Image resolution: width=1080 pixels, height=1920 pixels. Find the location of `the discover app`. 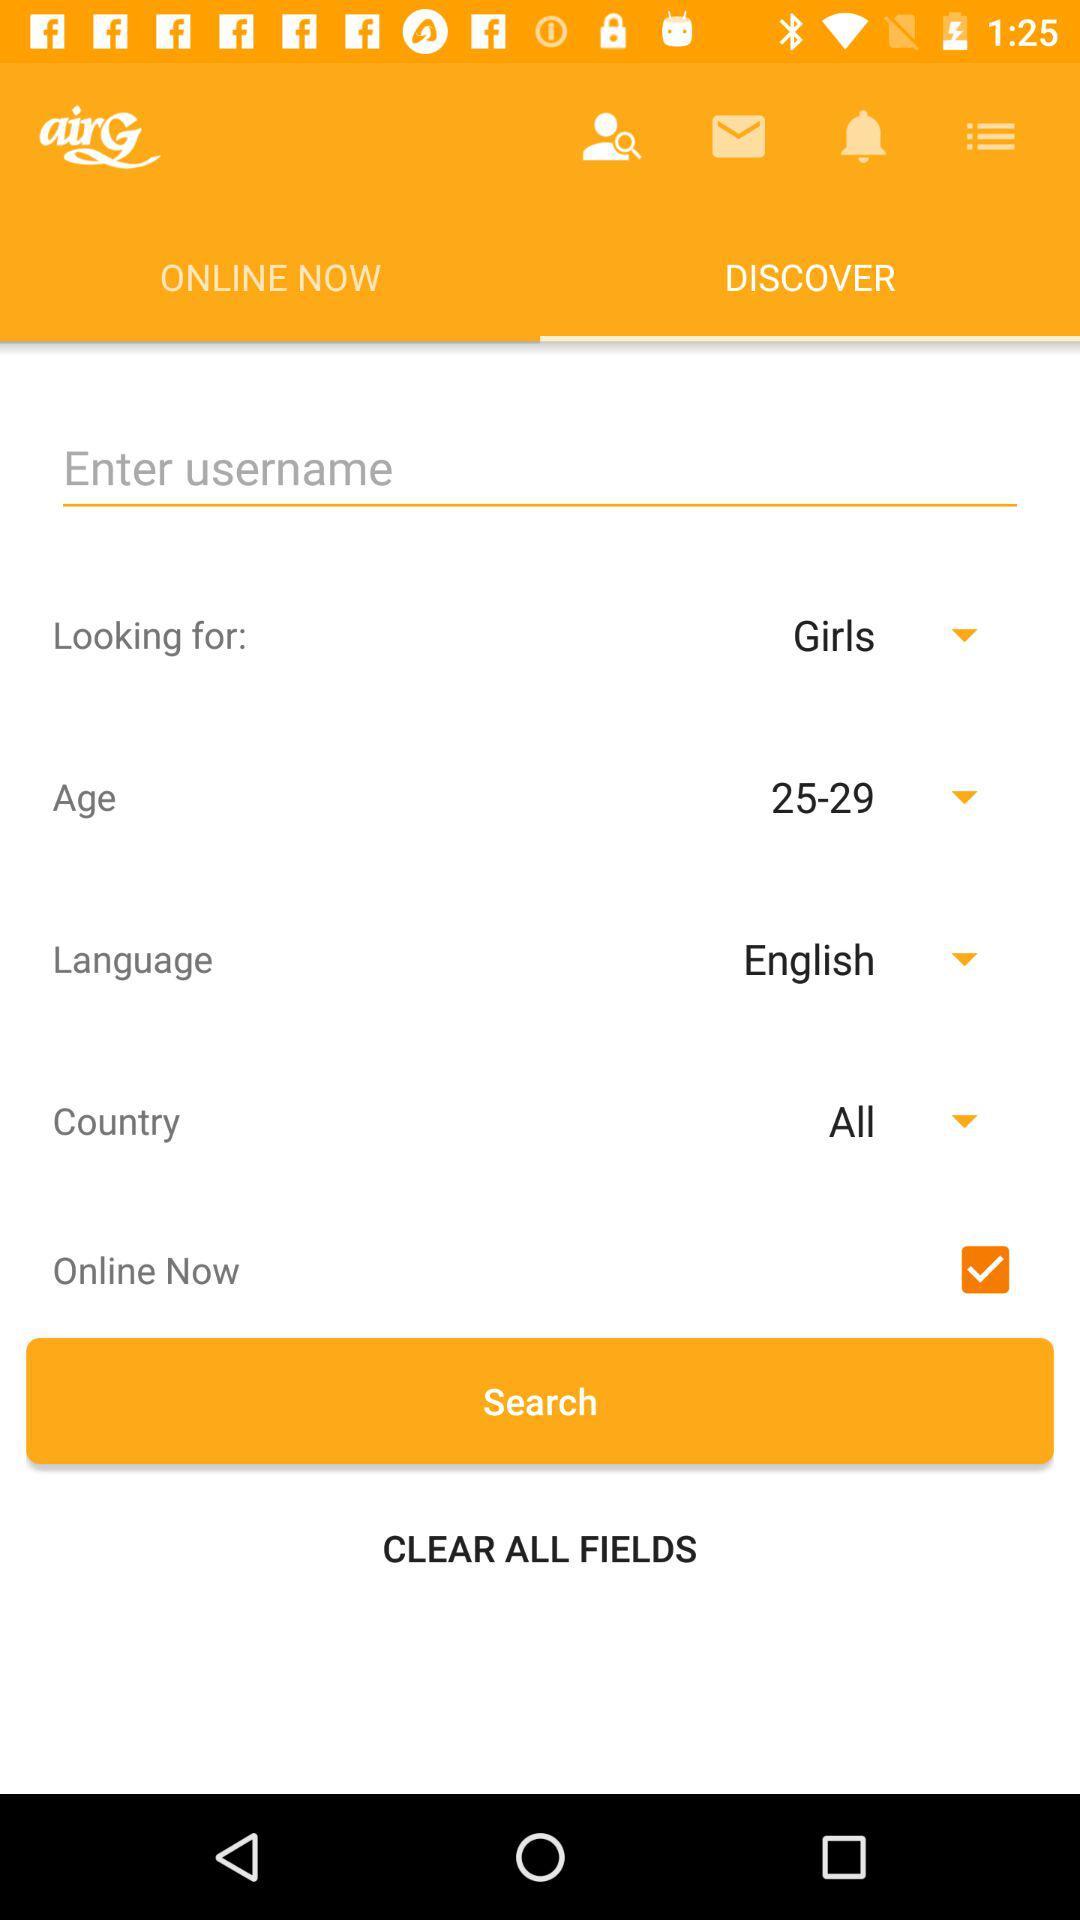

the discover app is located at coordinates (810, 275).